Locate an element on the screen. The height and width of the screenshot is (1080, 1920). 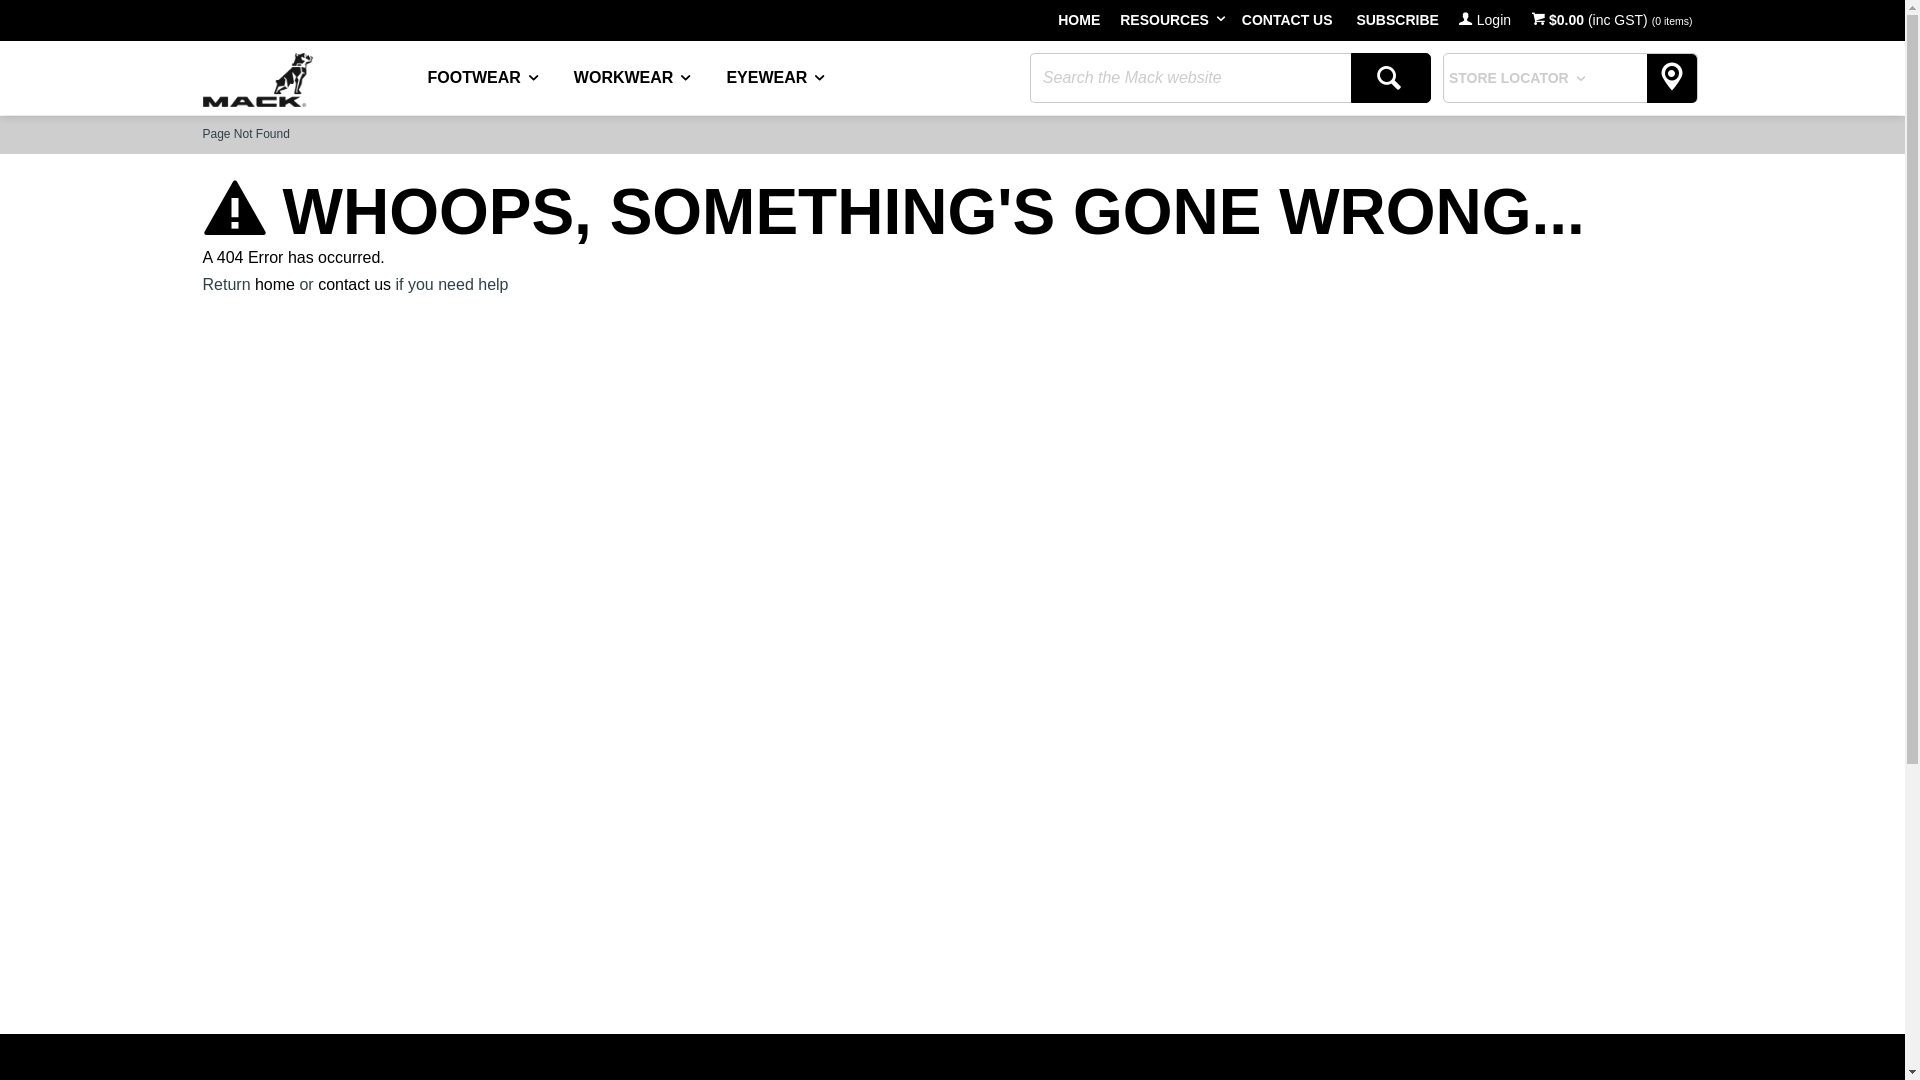
'contact us' is located at coordinates (316, 284).